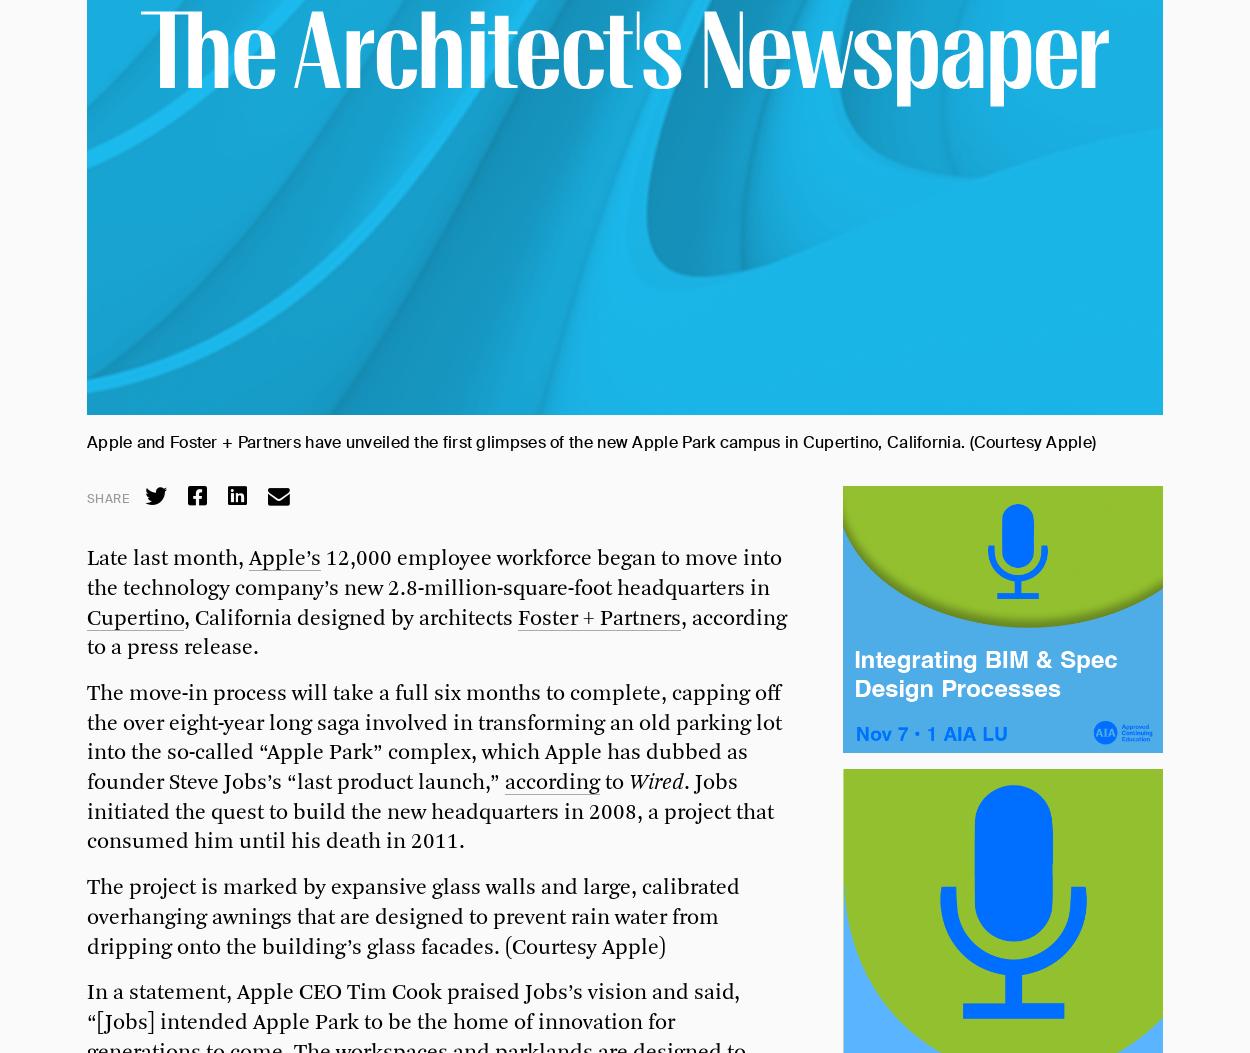  I want to click on '12,000 employee workforce began to move into the technology company’s new 2.8-million-square-foot headquarters in', so click(86, 573).